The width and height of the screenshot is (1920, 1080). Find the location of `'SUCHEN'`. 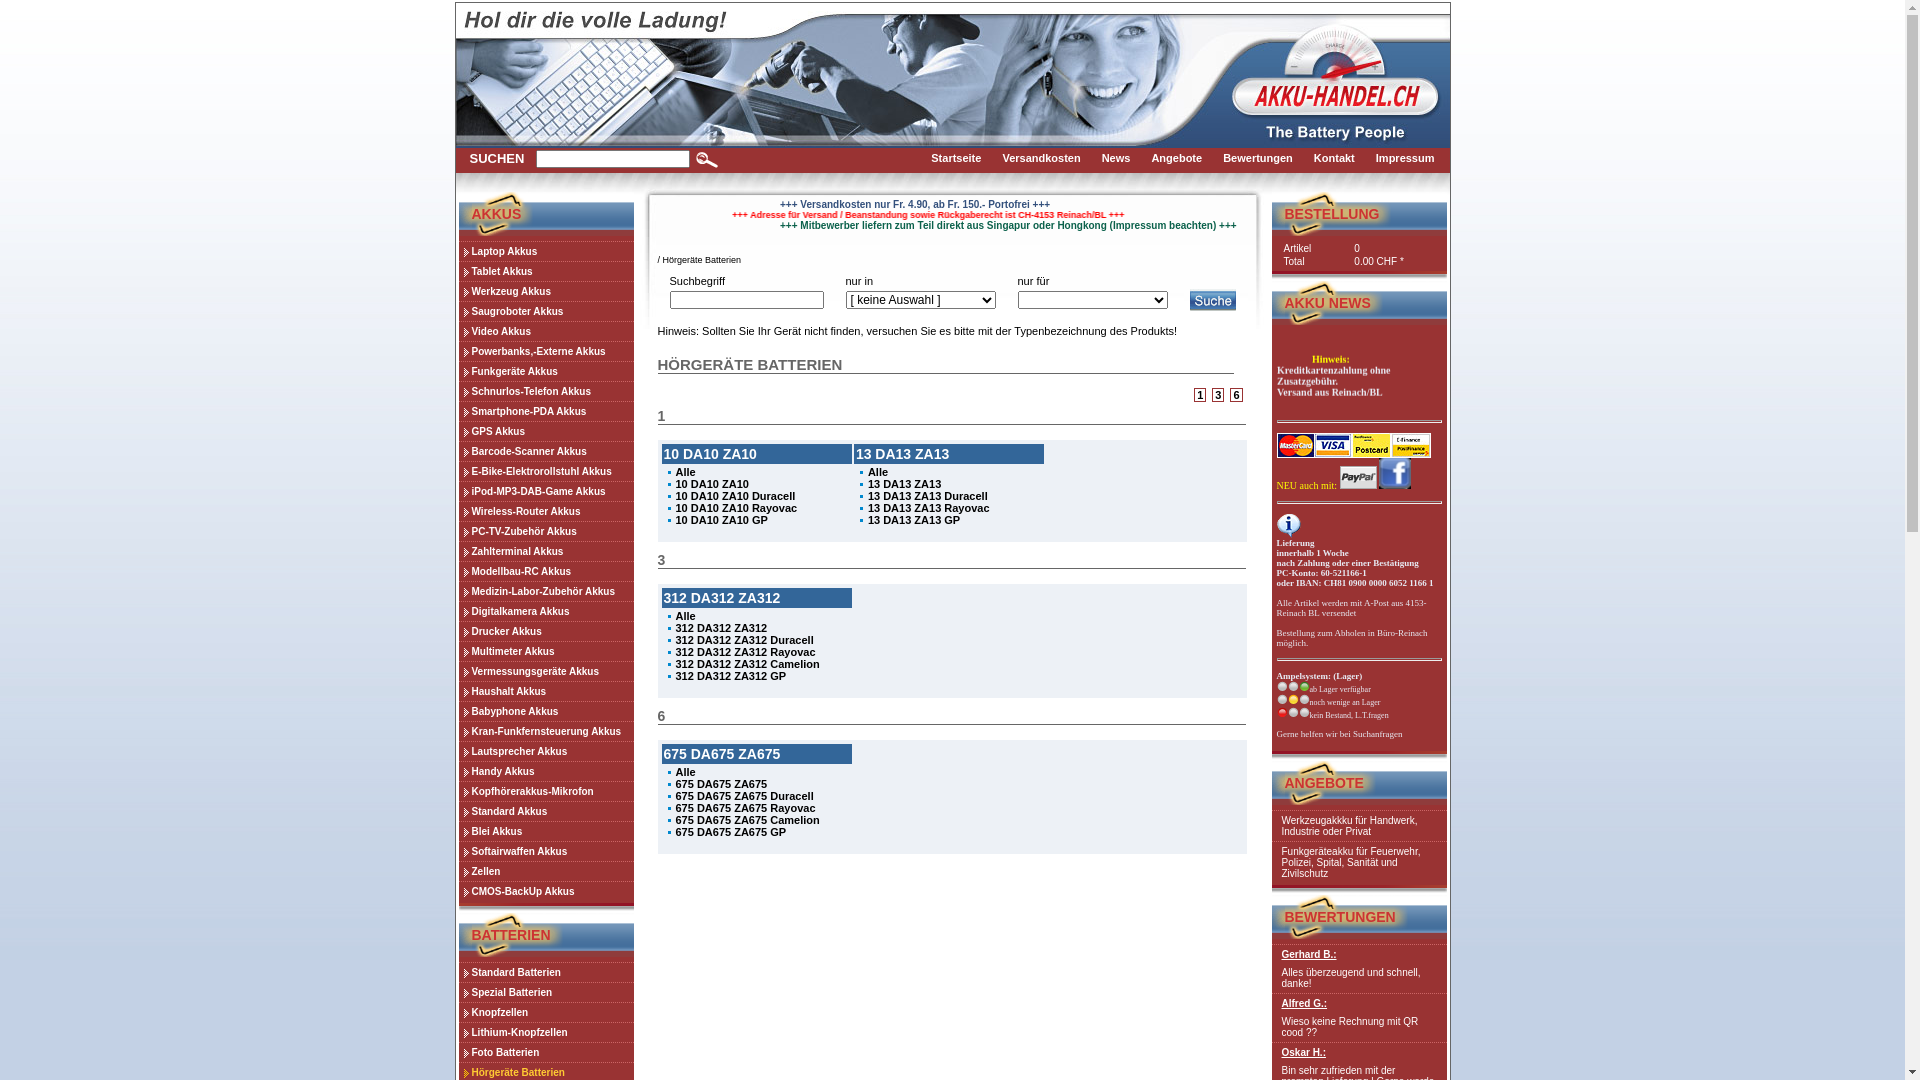

'SUCHEN' is located at coordinates (497, 157).